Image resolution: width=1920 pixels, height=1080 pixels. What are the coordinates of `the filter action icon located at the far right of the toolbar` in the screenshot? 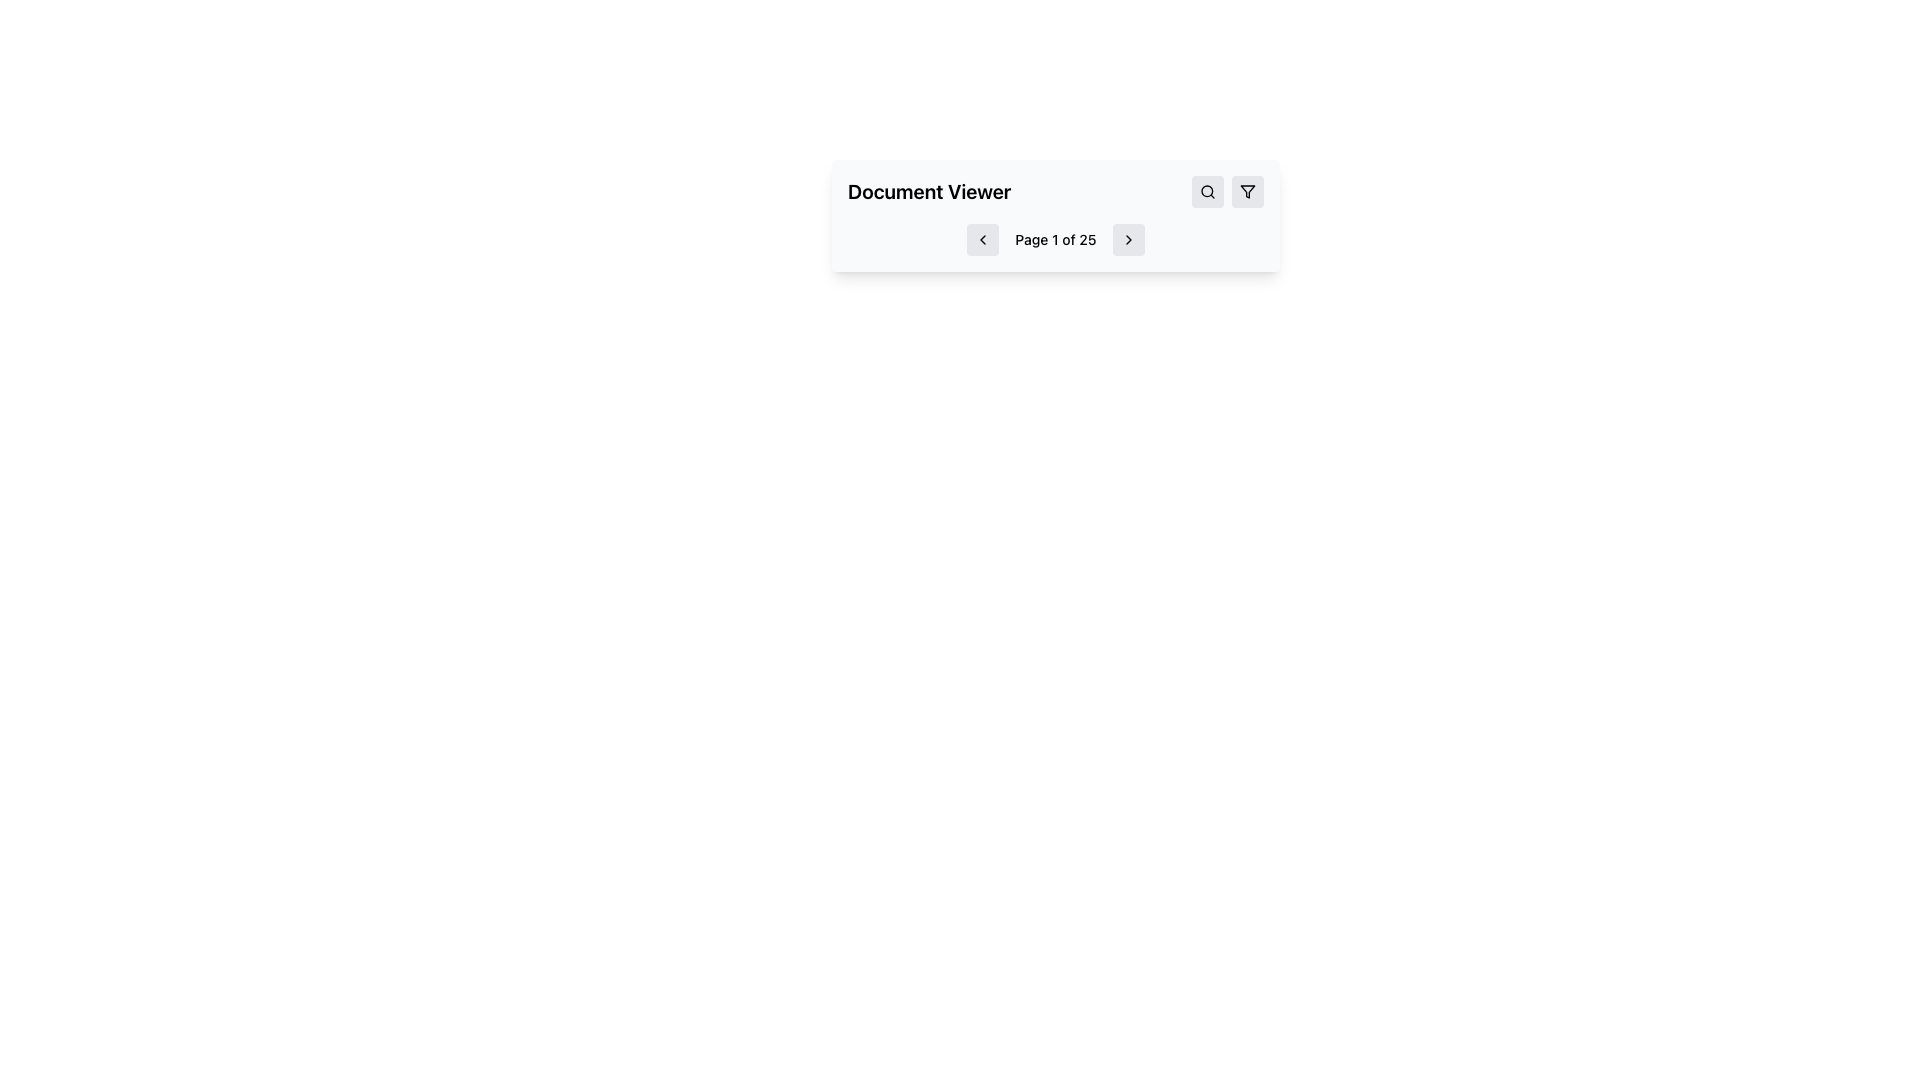 It's located at (1247, 192).